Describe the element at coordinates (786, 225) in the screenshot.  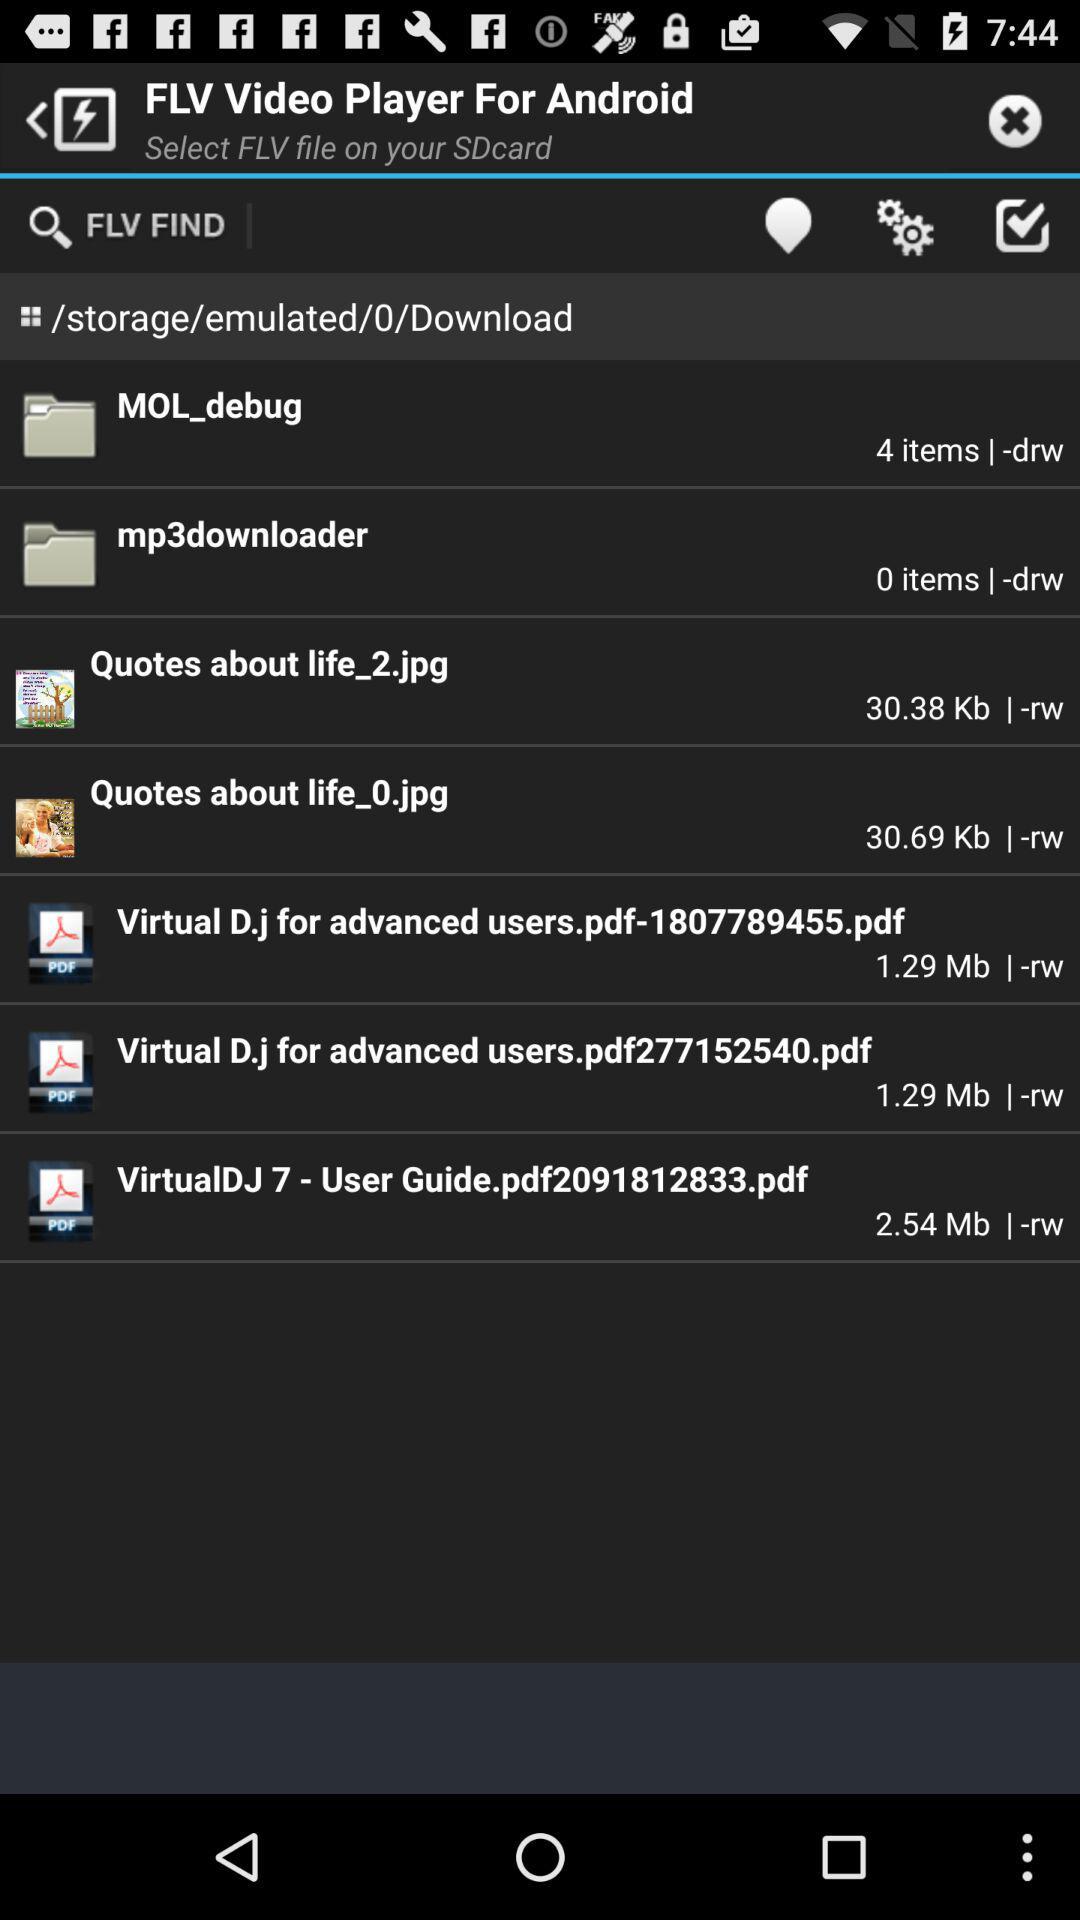
I see `the item above mol_debug` at that location.